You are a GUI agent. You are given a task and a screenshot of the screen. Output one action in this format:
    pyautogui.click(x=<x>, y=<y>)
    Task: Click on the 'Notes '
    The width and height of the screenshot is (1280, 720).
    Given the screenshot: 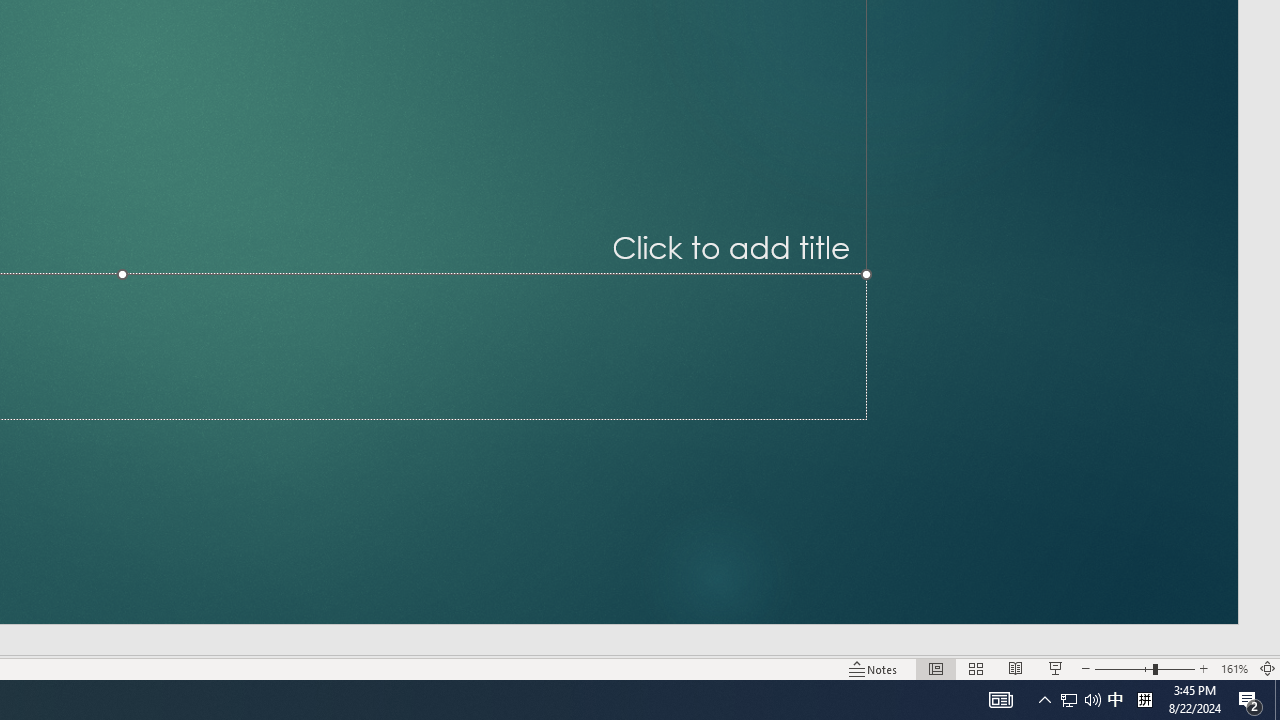 What is the action you would take?
    pyautogui.click(x=874, y=669)
    